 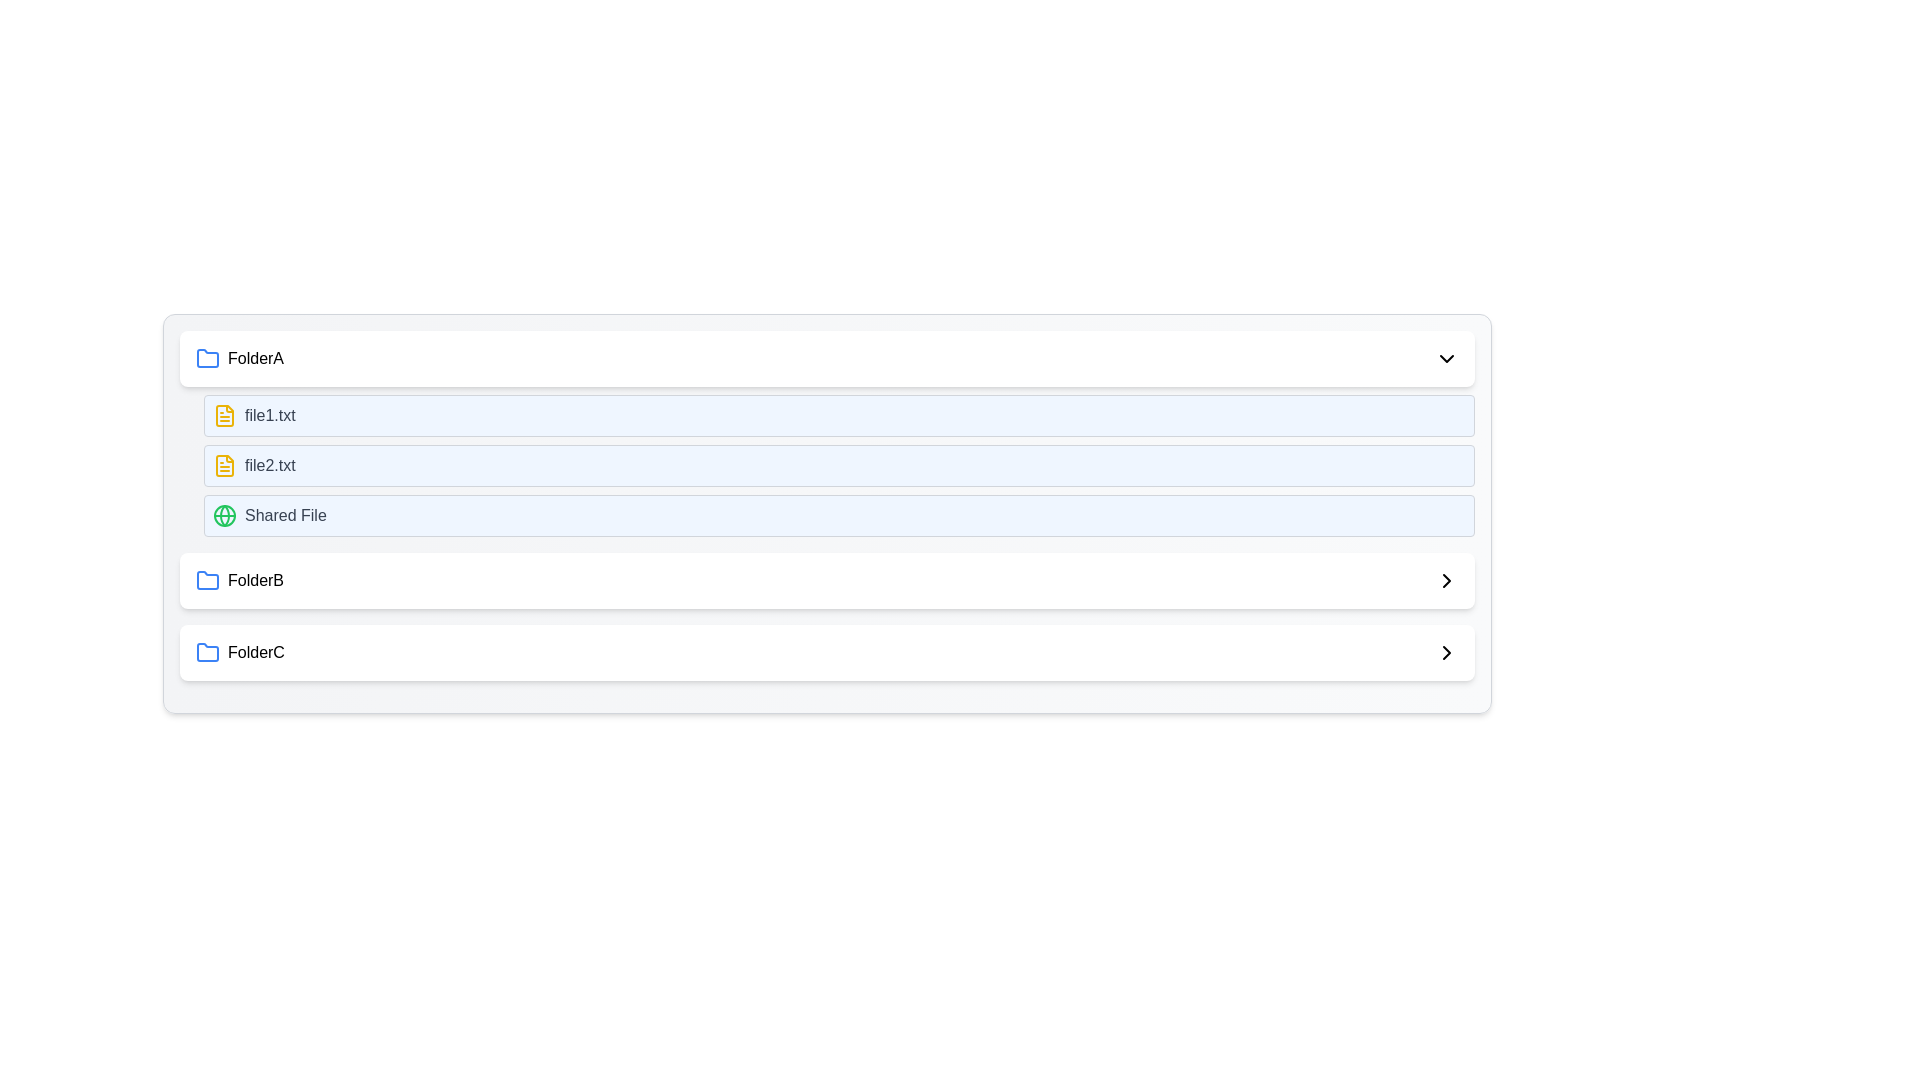 I want to click on the text label representing the first file entry under 'FolderA', which is located next to a yellow file icon, so click(x=269, y=415).